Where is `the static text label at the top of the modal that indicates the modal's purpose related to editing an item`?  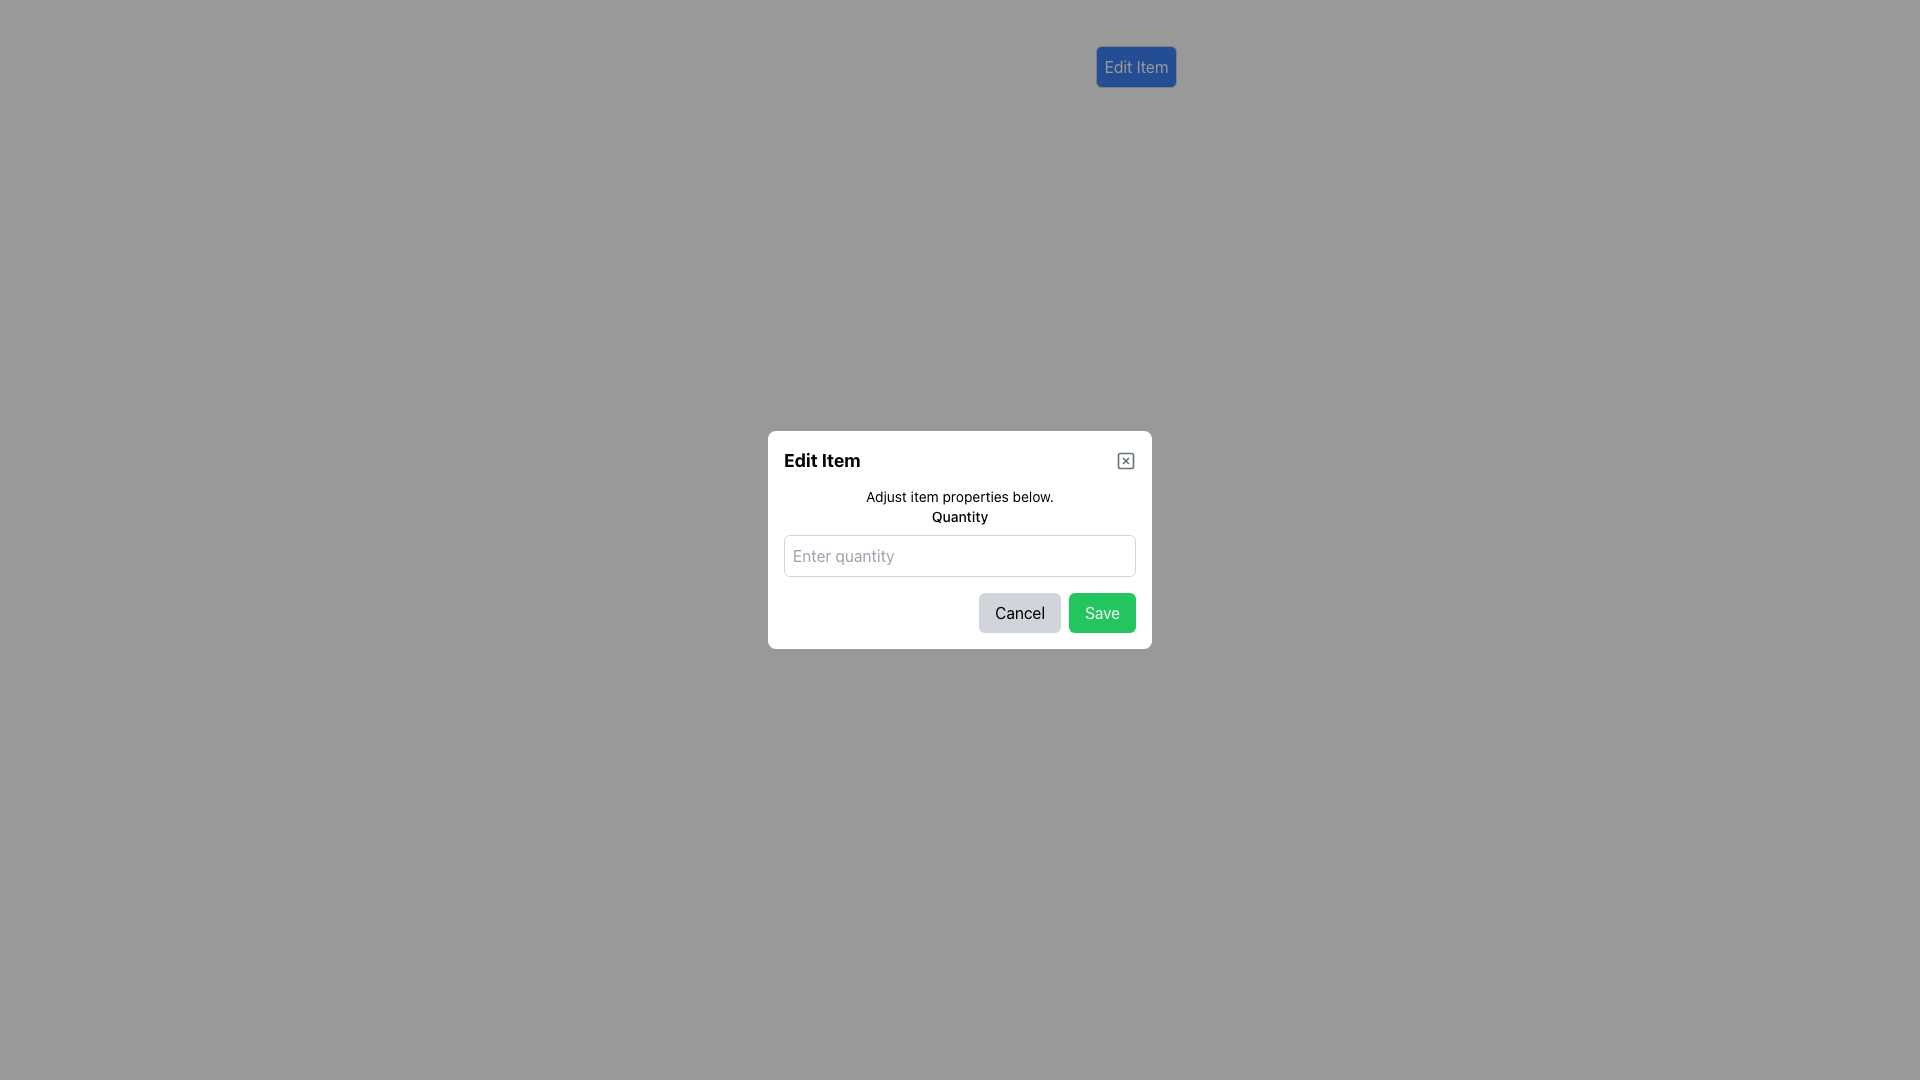 the static text label at the top of the modal that indicates the modal's purpose related to editing an item is located at coordinates (822, 461).